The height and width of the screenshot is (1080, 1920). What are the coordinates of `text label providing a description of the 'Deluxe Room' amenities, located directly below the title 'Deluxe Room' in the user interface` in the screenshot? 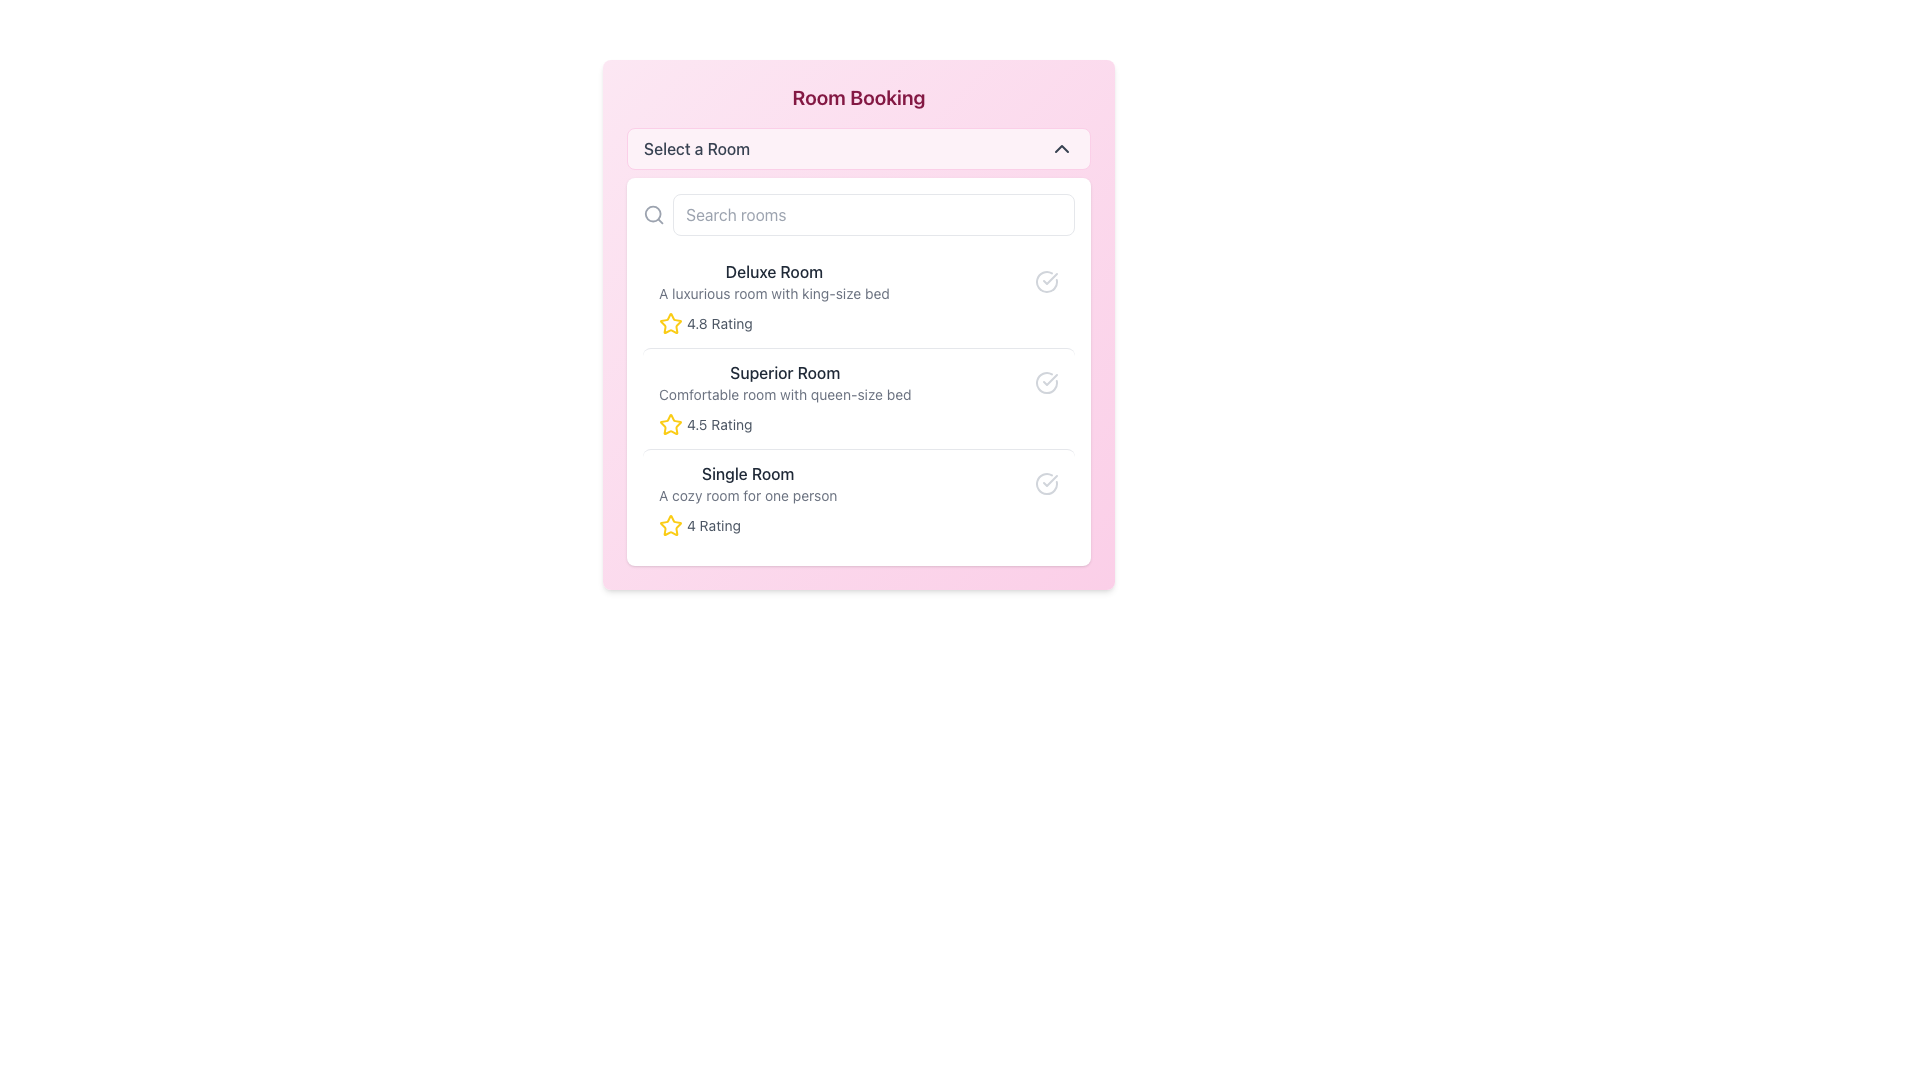 It's located at (773, 293).